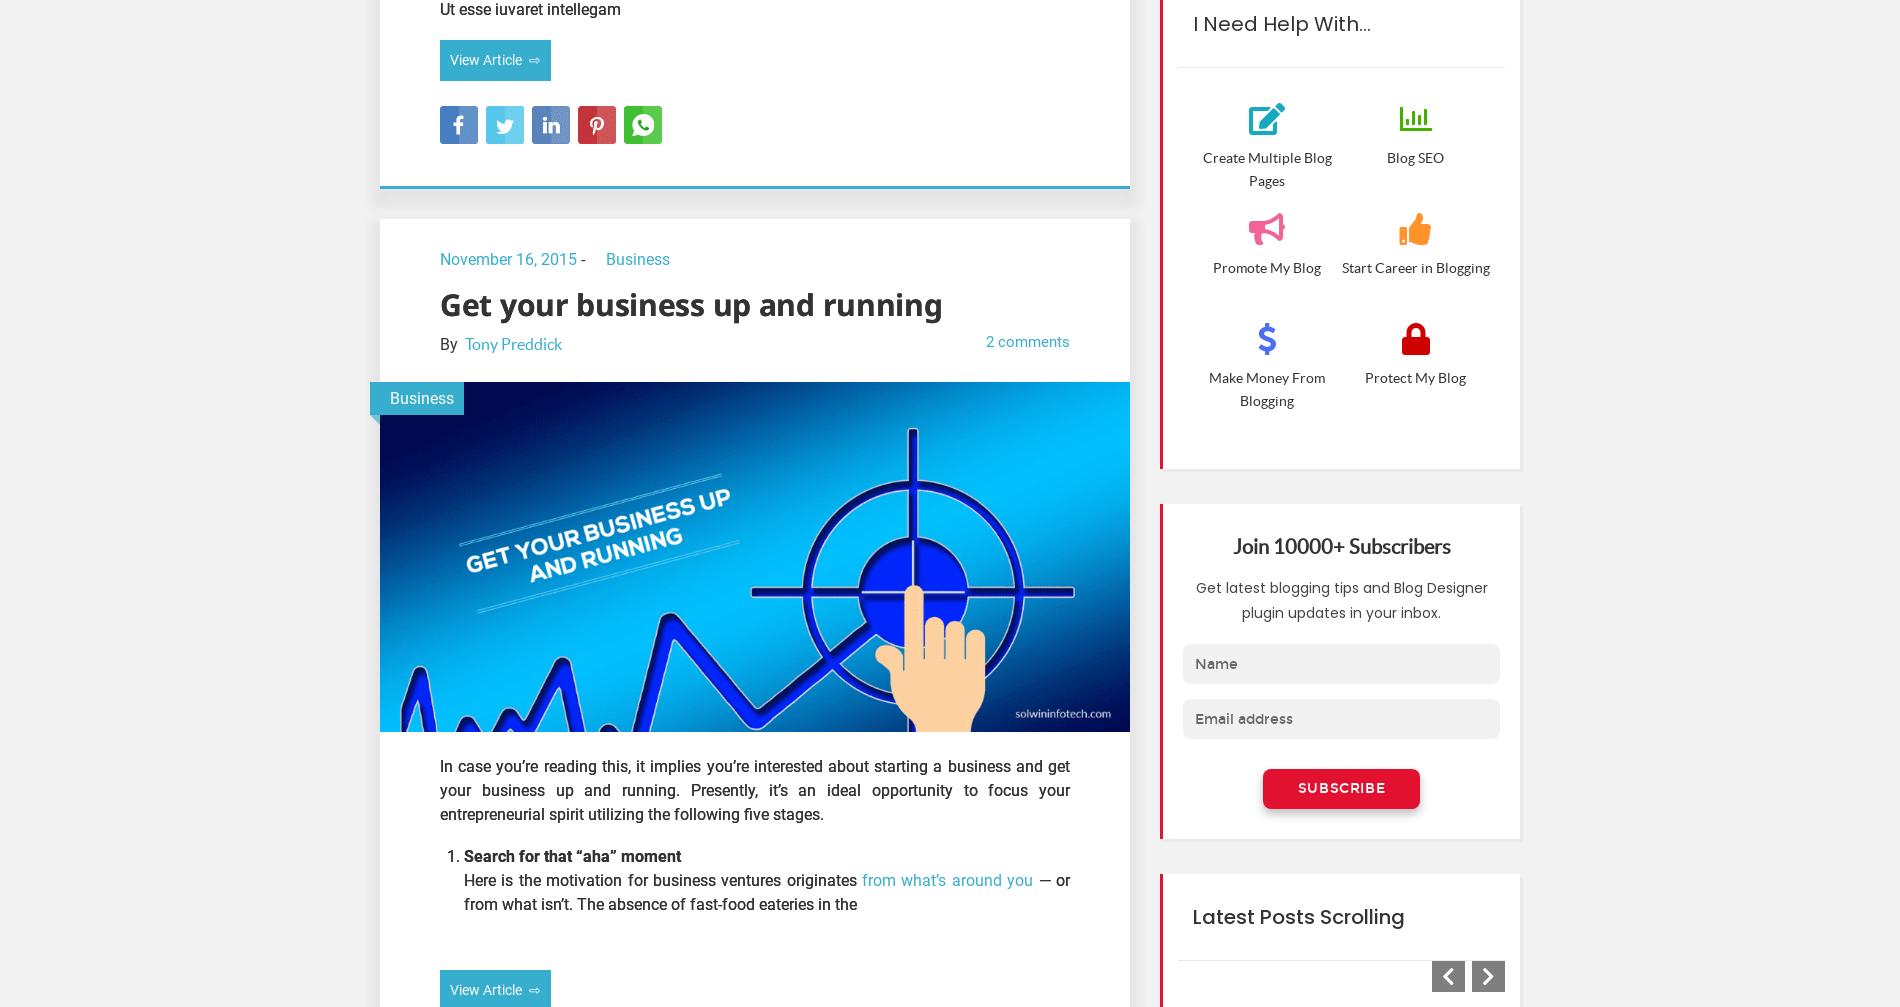 Image resolution: width=1900 pixels, height=1007 pixels. I want to click on 'Make Money From Blogging', so click(1265, 389).